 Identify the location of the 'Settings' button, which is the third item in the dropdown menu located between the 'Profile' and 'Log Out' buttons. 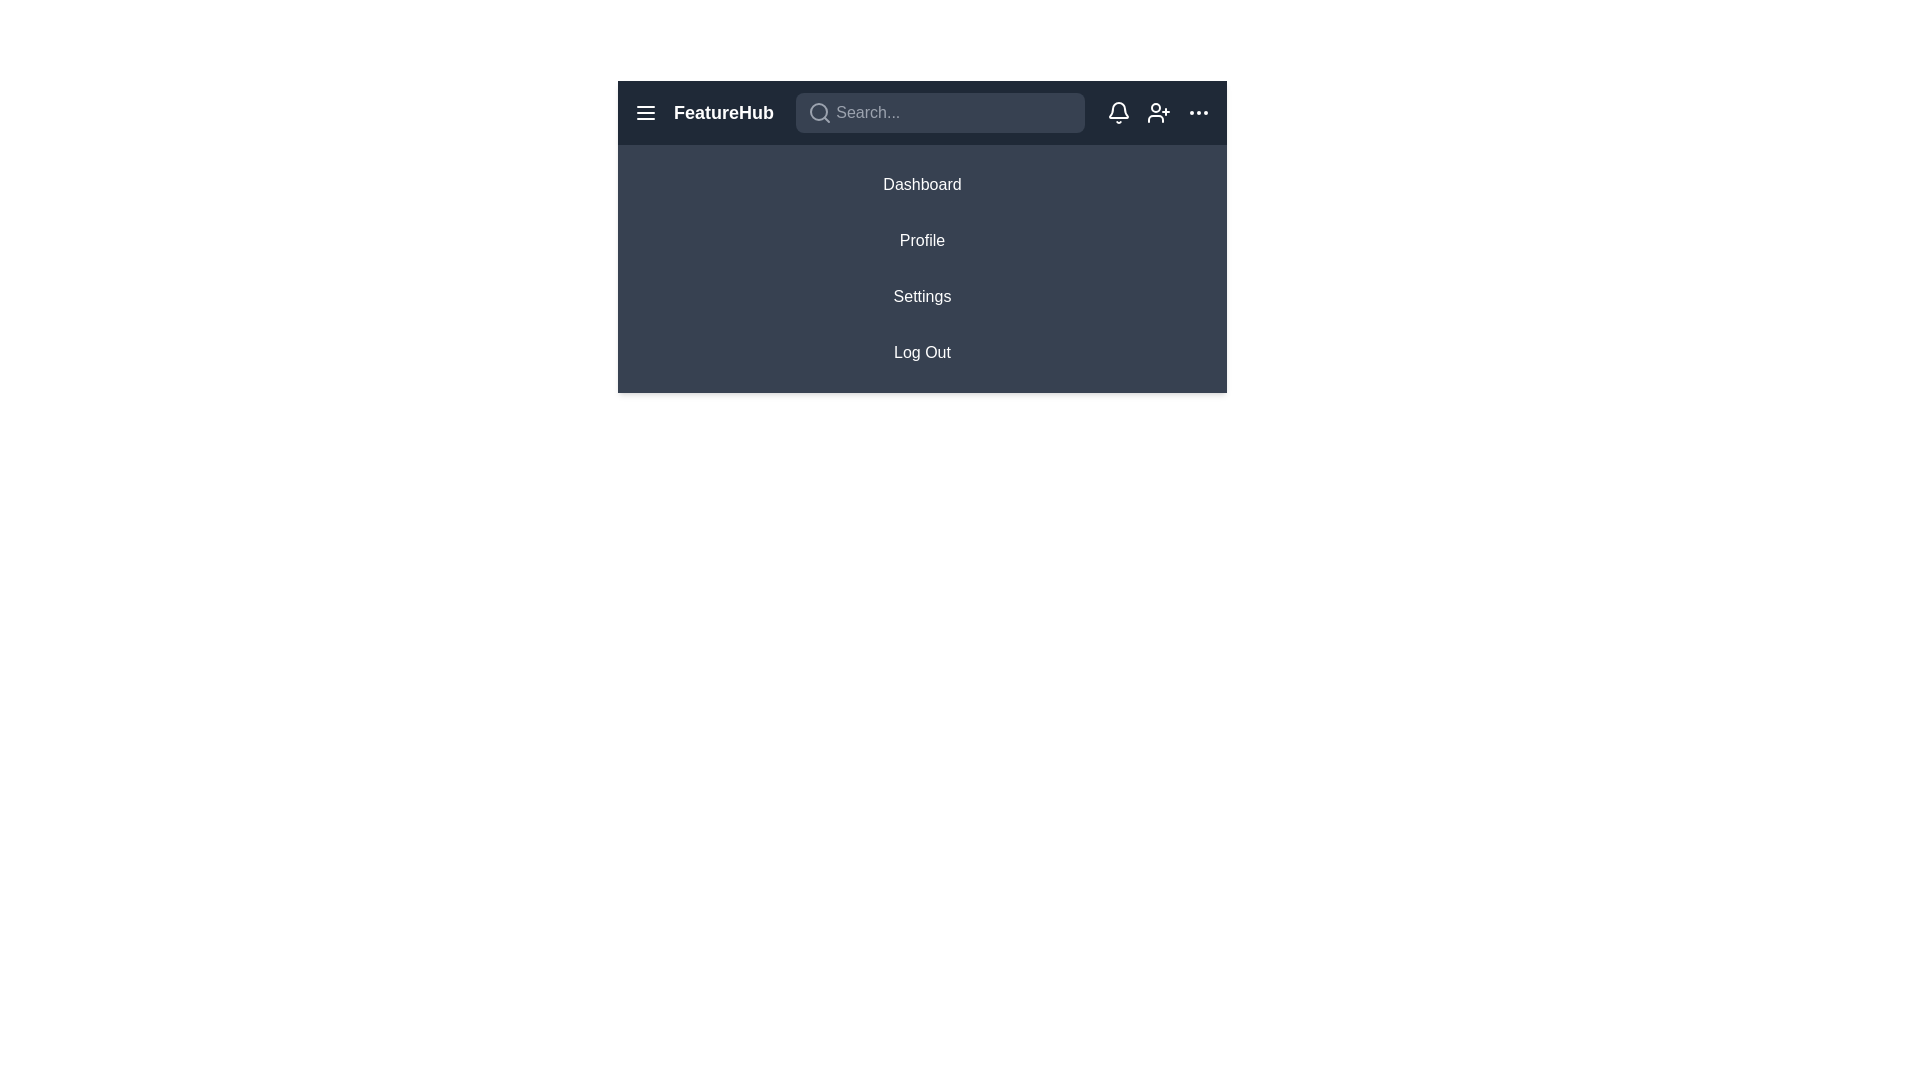
(921, 297).